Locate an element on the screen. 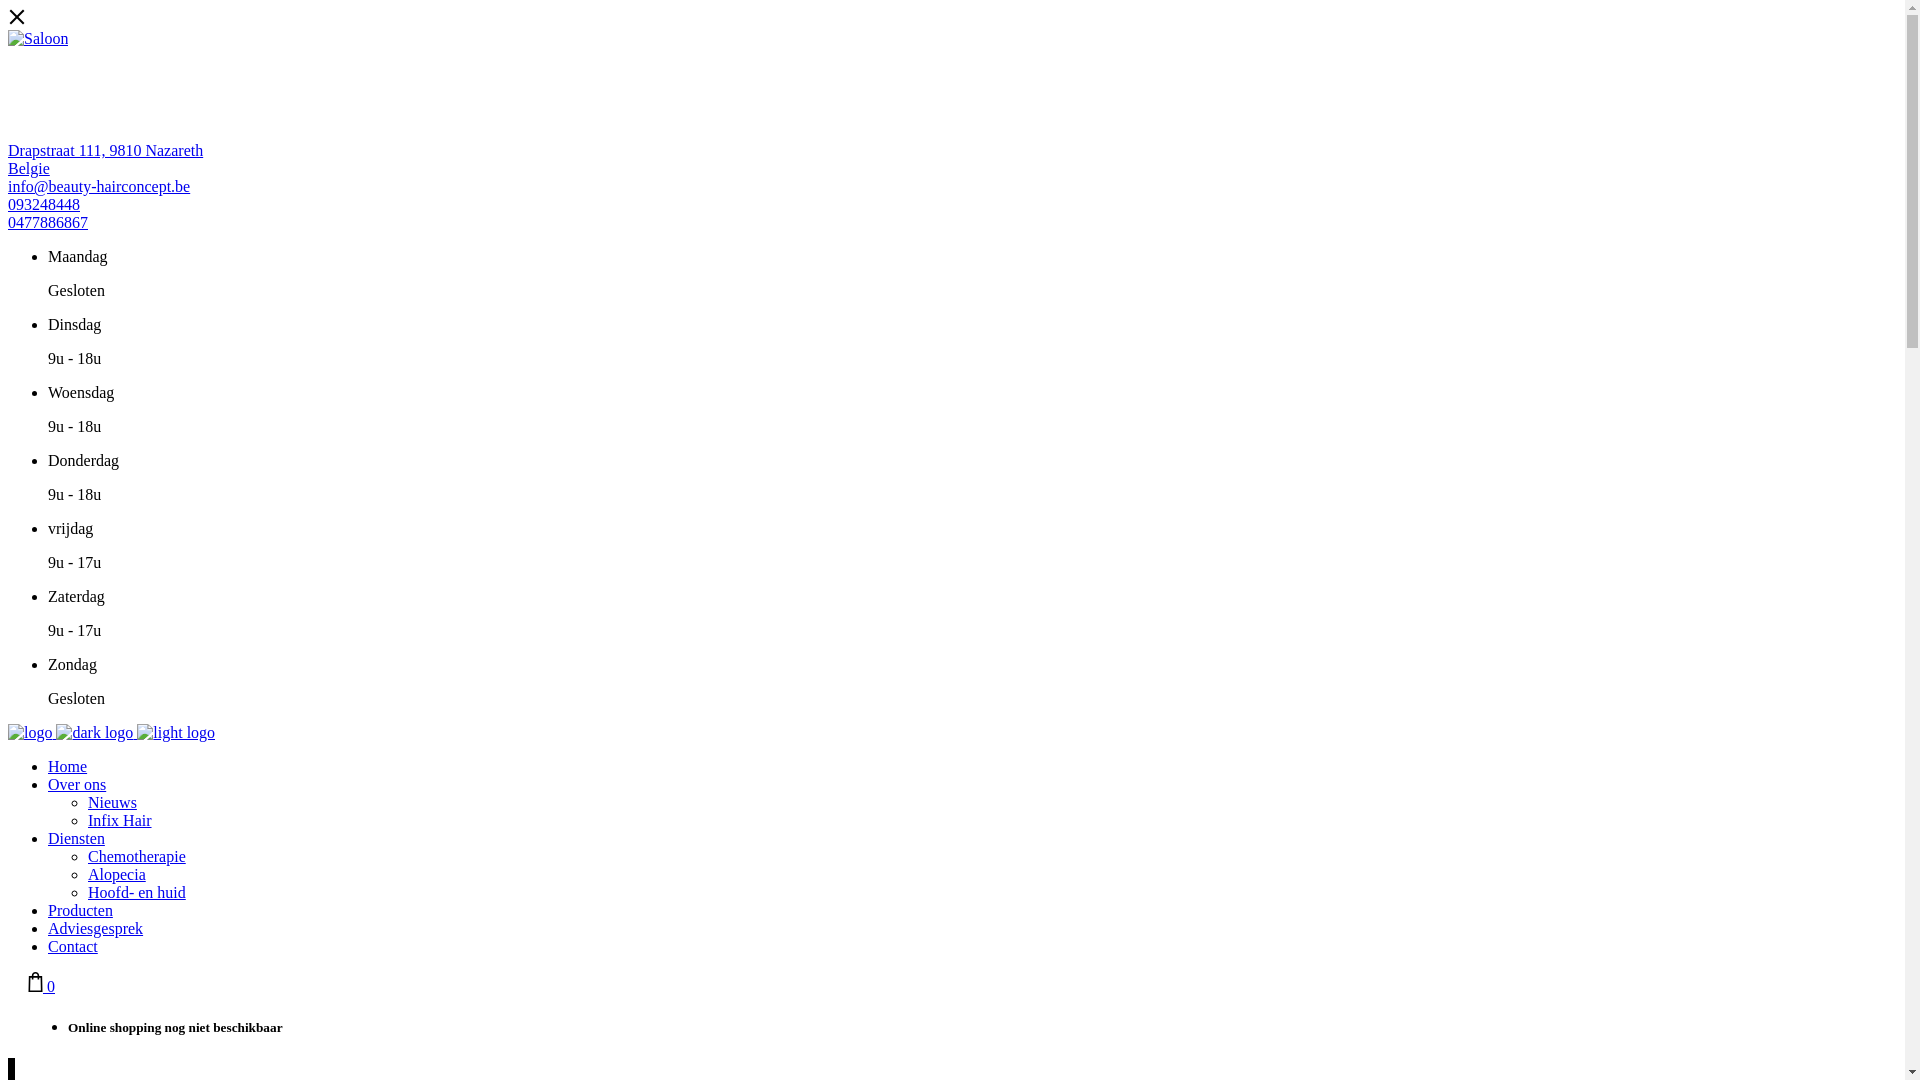  '093248448' is located at coordinates (43, 204).